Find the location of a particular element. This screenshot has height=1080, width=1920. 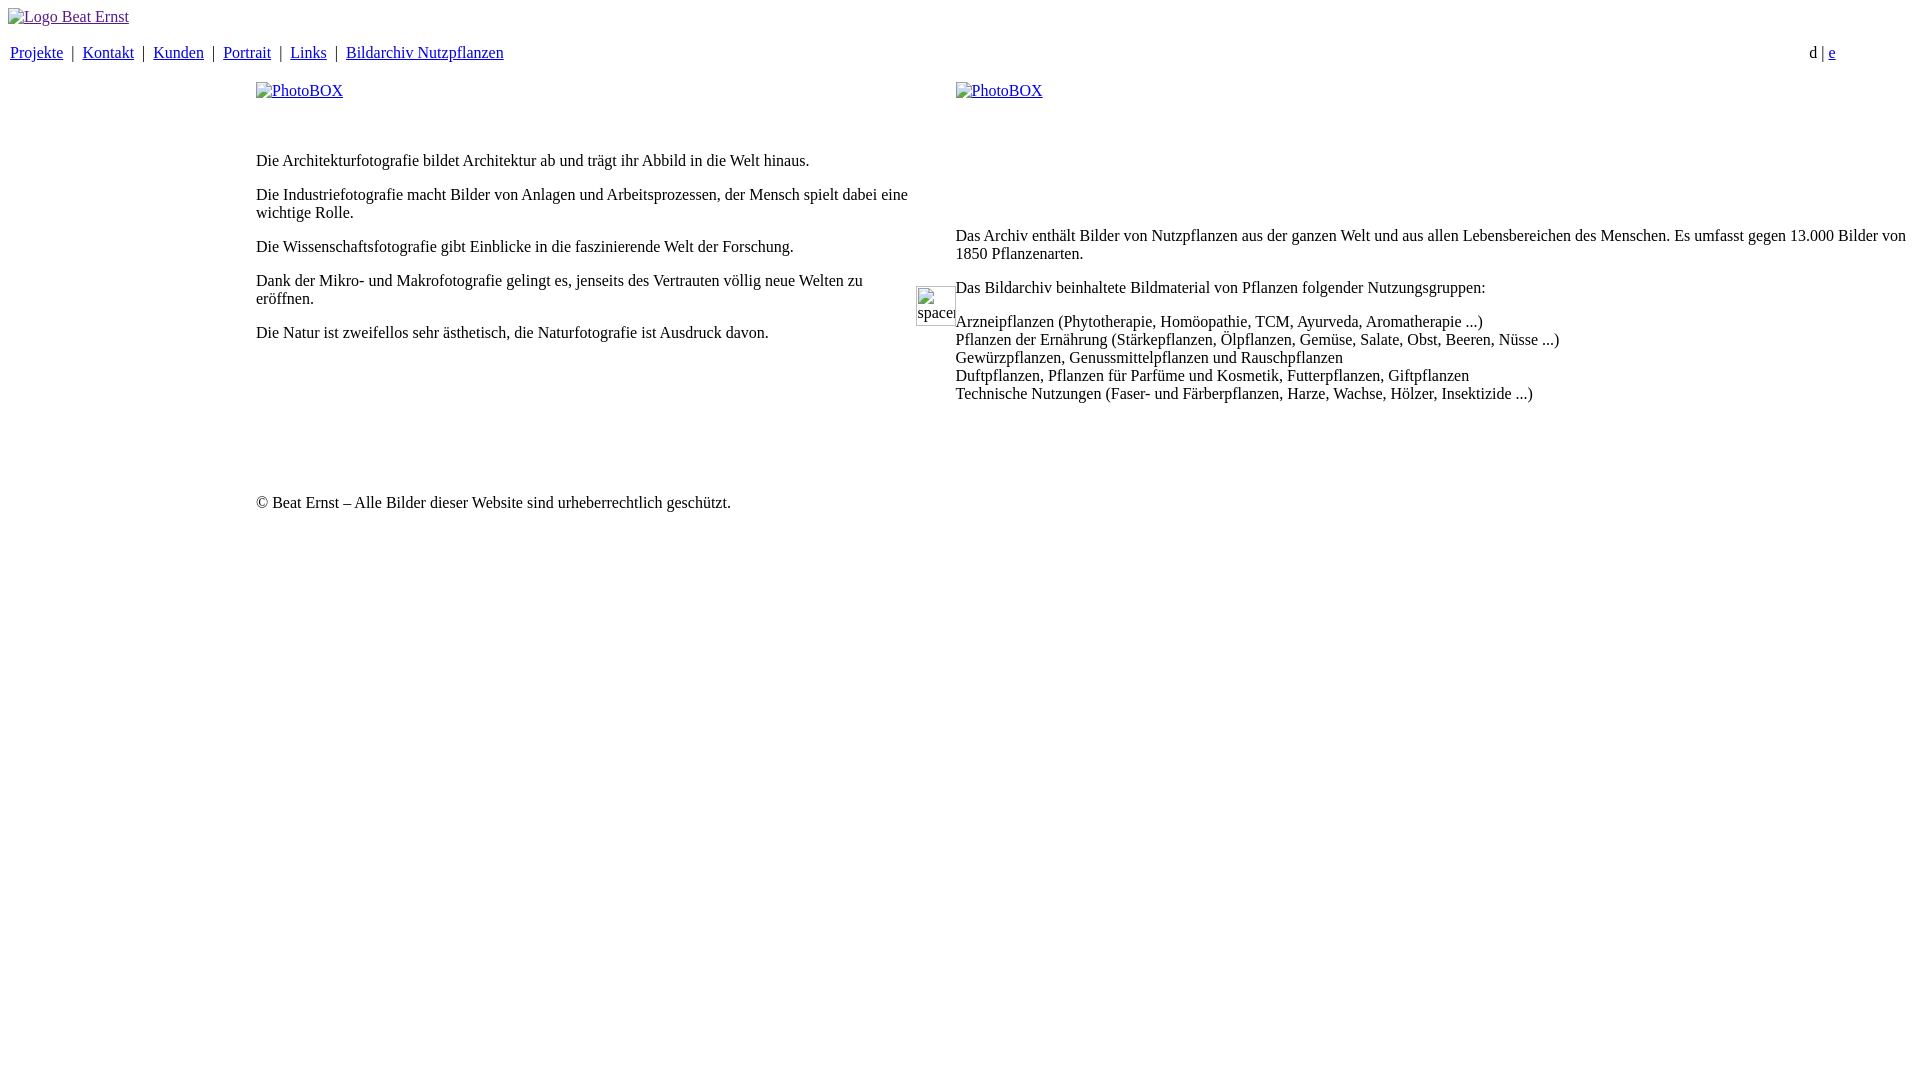

'Kunden' is located at coordinates (178, 51).